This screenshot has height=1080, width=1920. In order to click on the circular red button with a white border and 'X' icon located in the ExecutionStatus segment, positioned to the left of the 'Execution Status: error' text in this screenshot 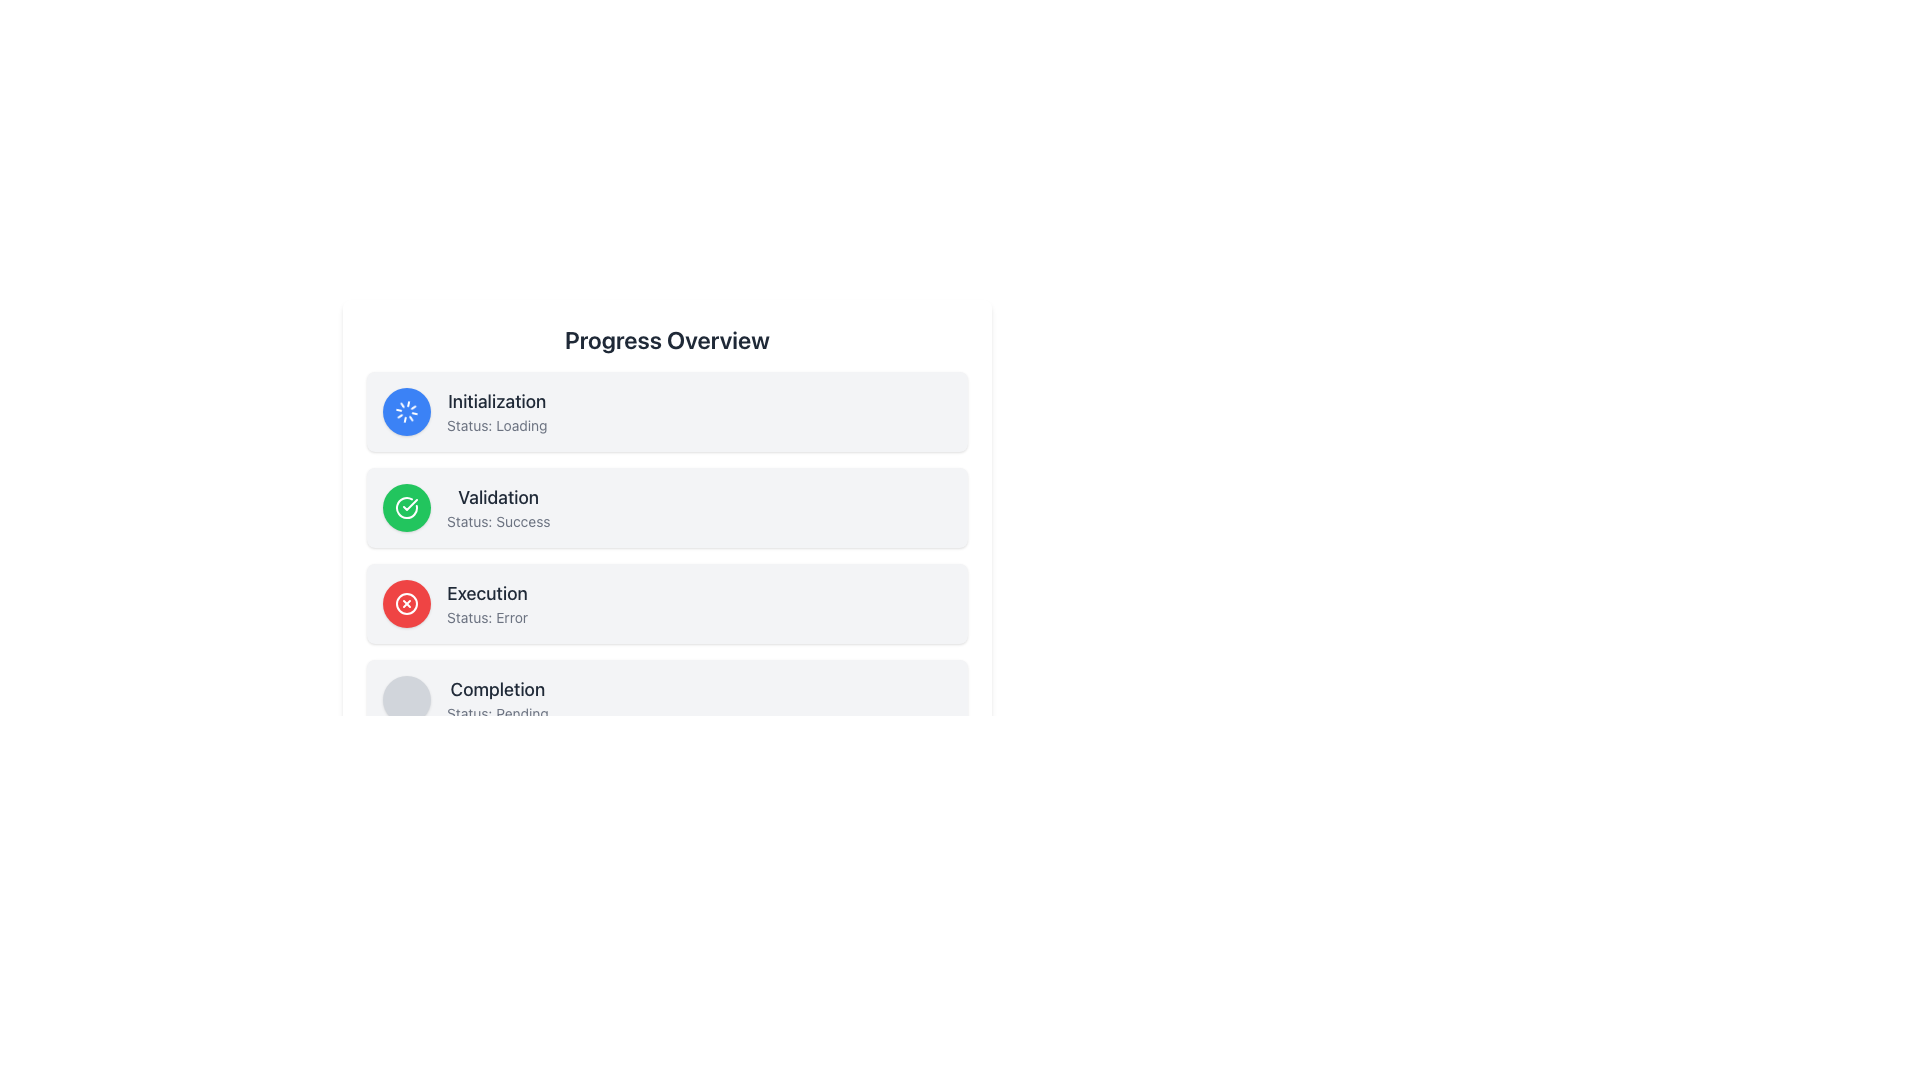, I will do `click(406, 603)`.